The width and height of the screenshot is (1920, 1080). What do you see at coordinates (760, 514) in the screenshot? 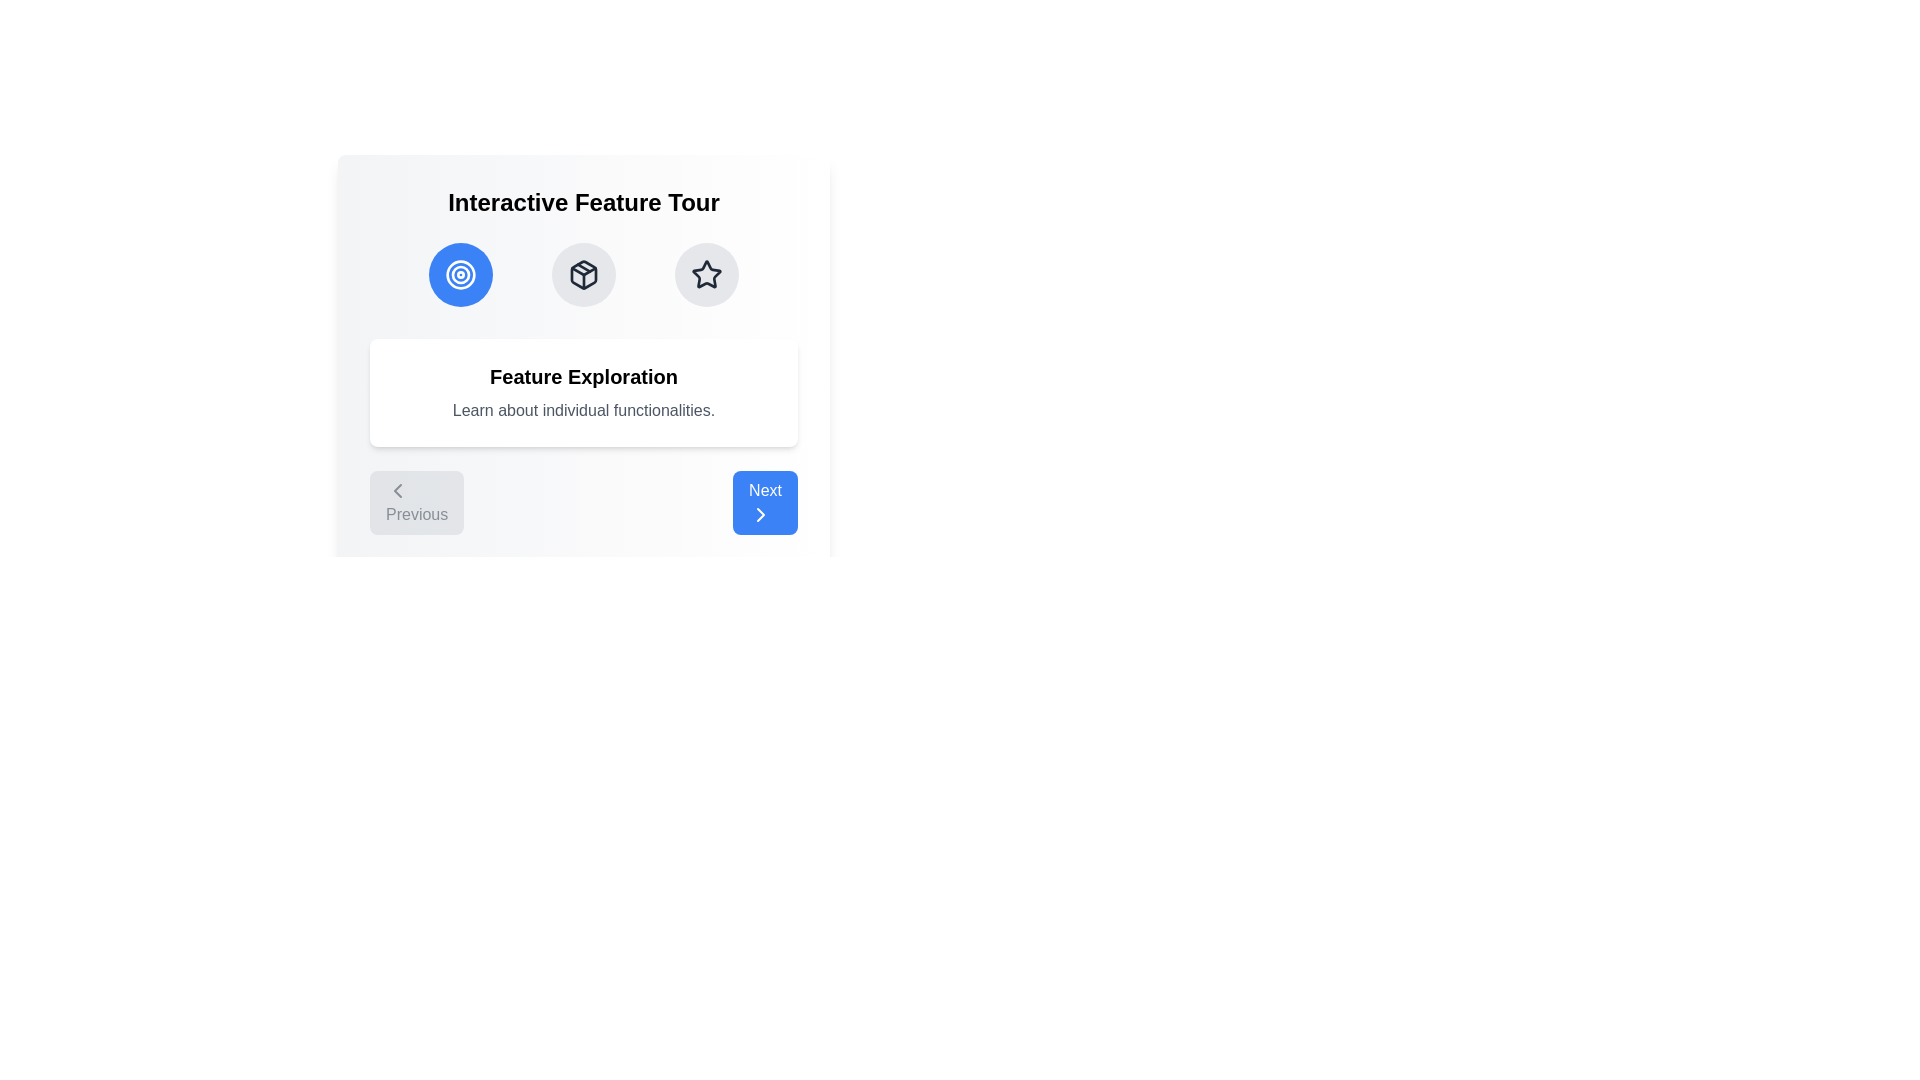
I see `the Chevron icon integrated within the 'Next' button, which is located at the bottom-right corner of the interface and indicates the direction to proceed` at bounding box center [760, 514].